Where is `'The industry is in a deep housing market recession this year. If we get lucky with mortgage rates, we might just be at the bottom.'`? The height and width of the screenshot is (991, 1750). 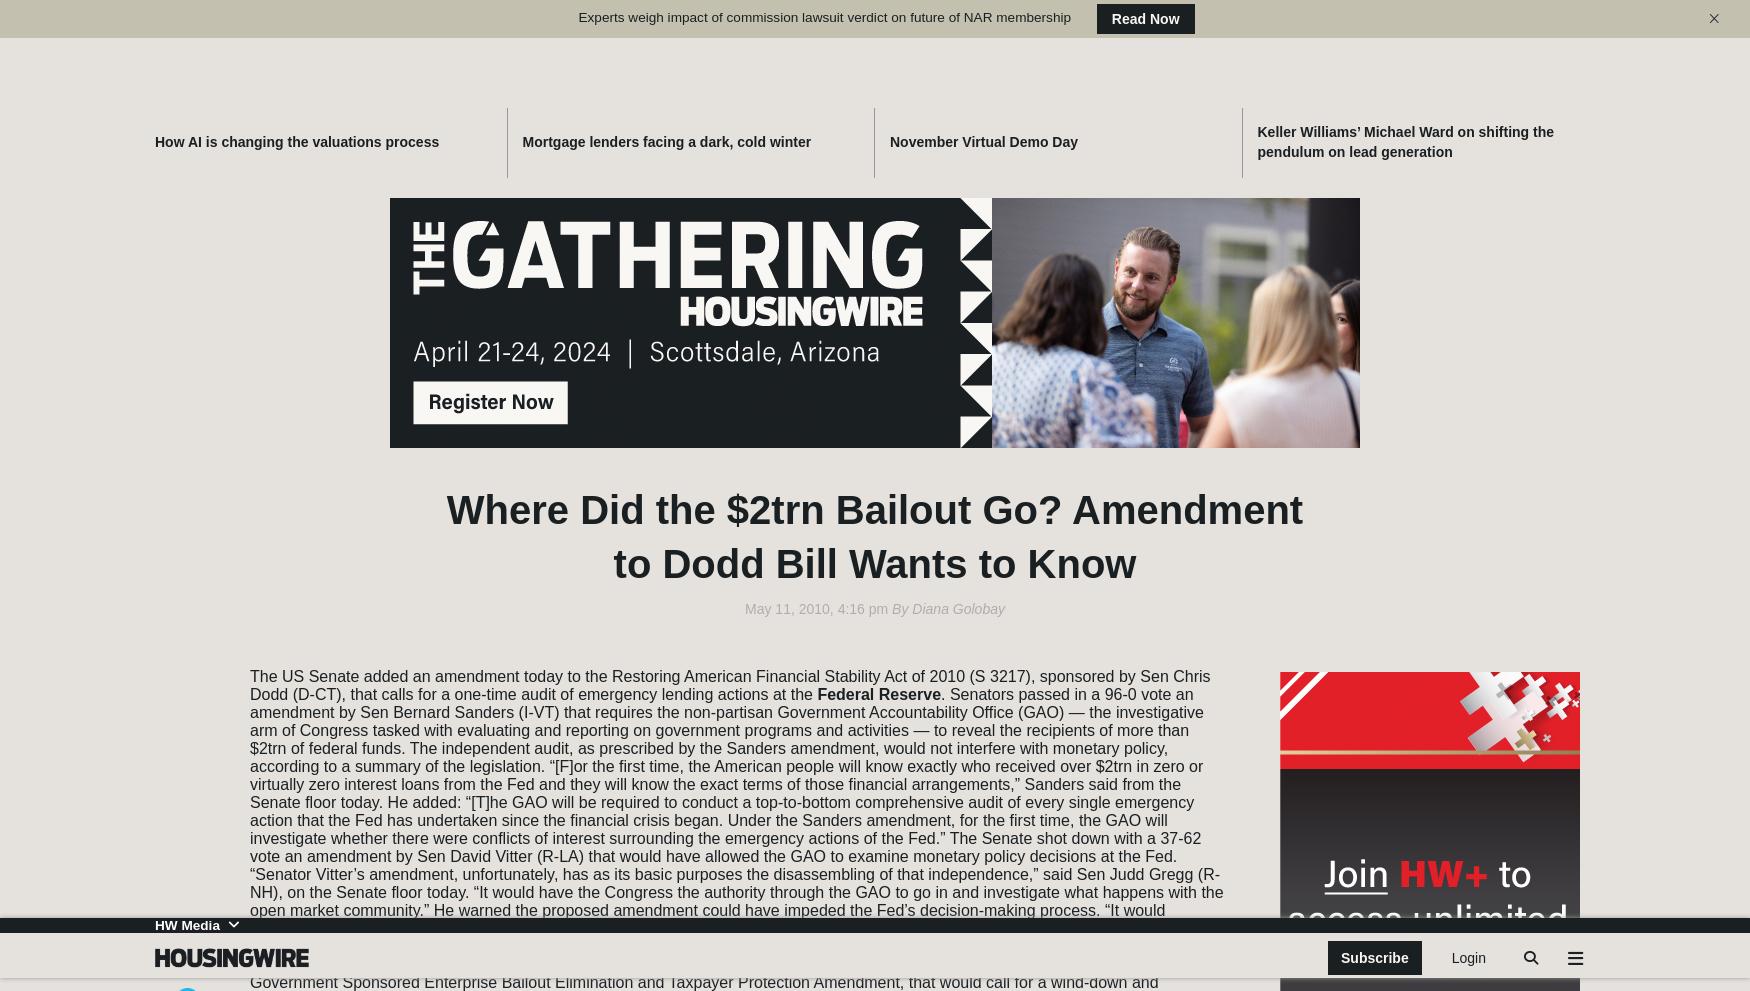 'The industry is in a deep housing market recession this year. If we get lucky with mortgage rates, we might just be at the bottom.' is located at coordinates (989, 880).